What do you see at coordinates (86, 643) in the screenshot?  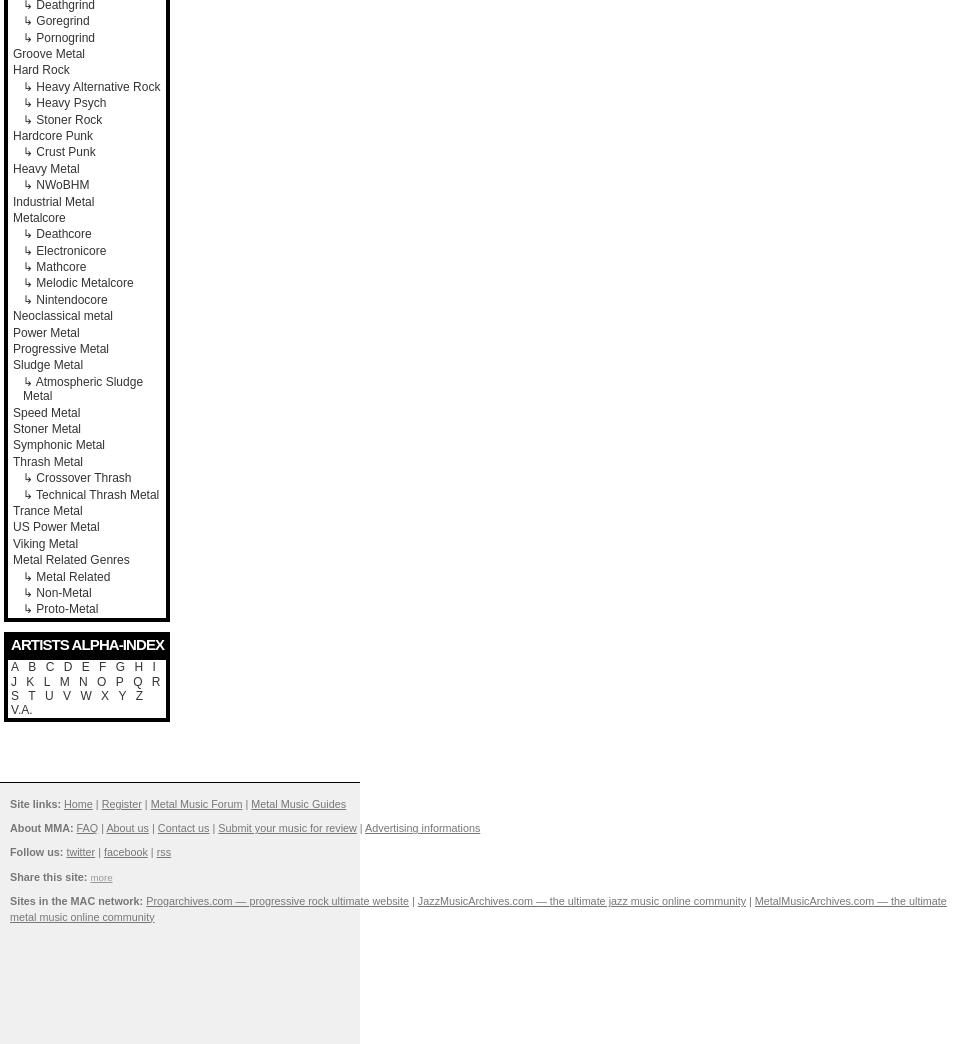 I see `'Artists Alpha-index'` at bounding box center [86, 643].